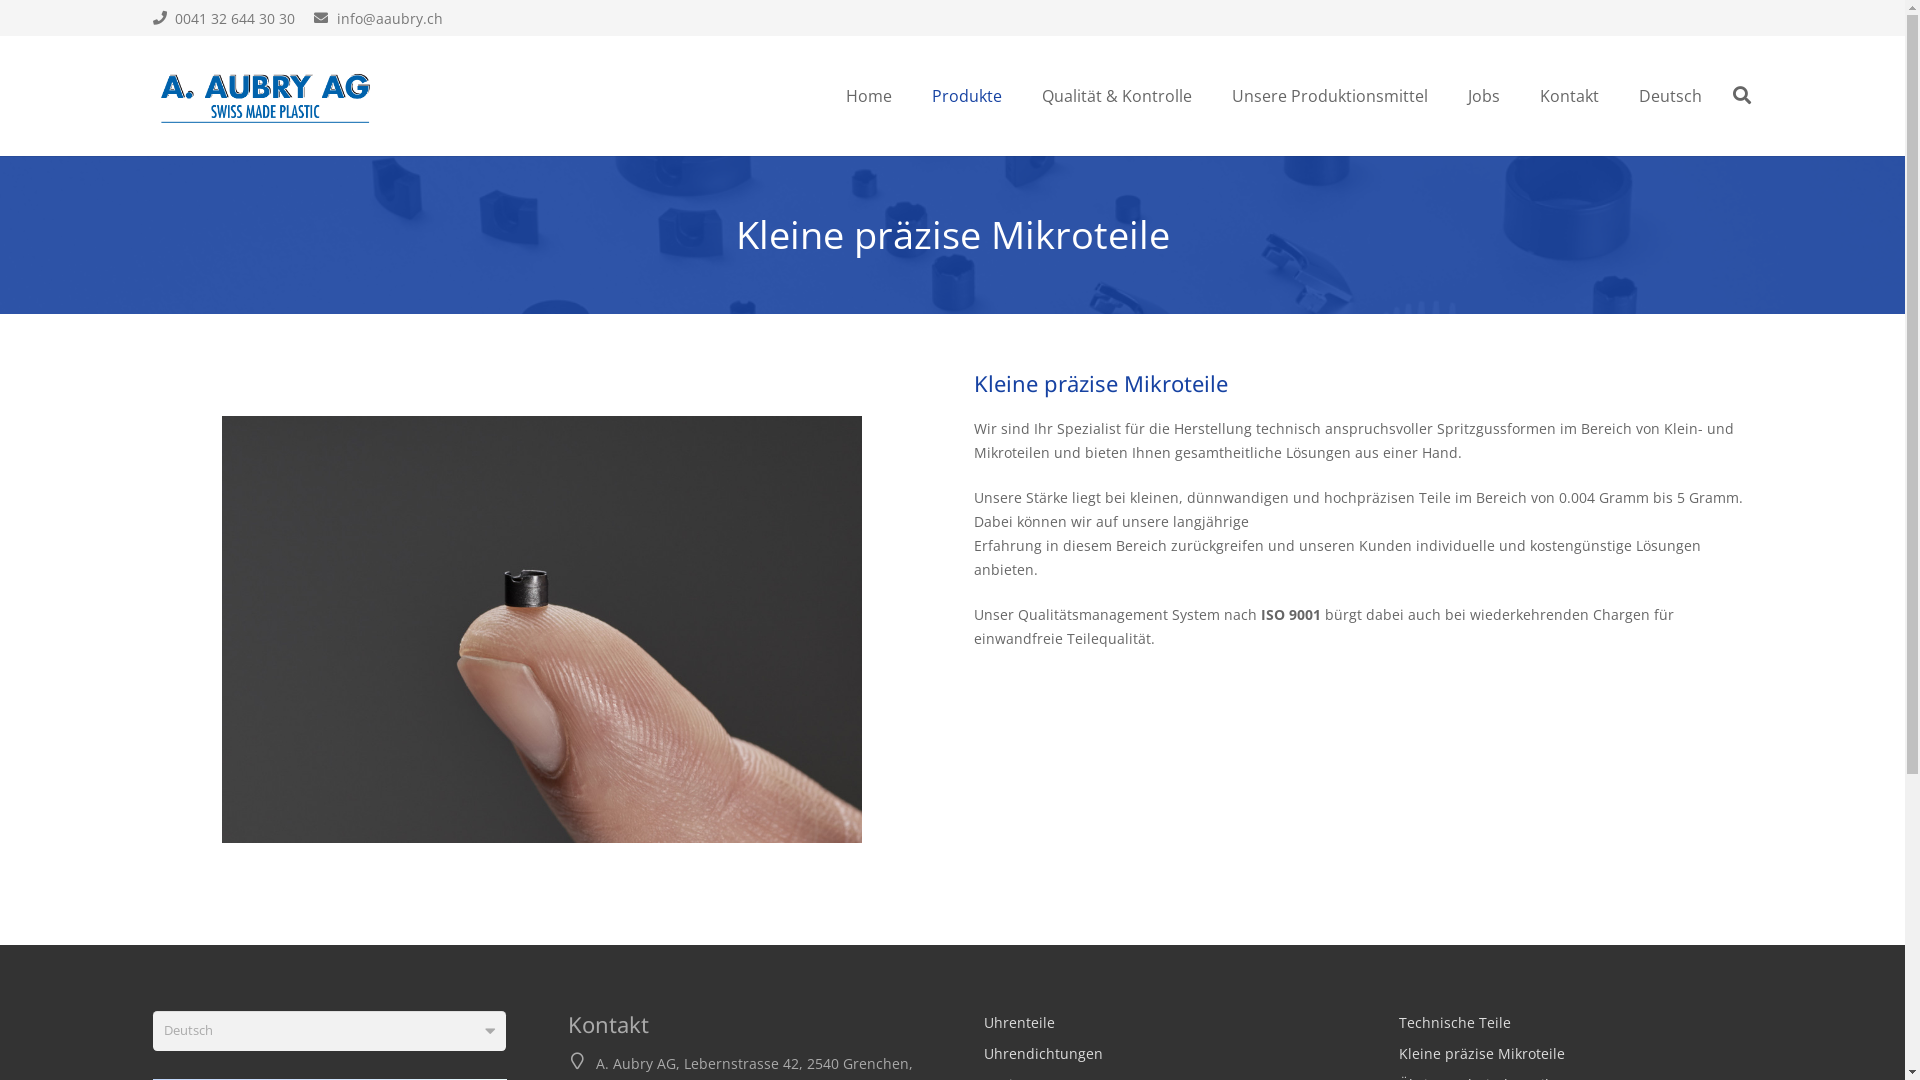  I want to click on 'Unsere Produktionsmittel', so click(1329, 96).